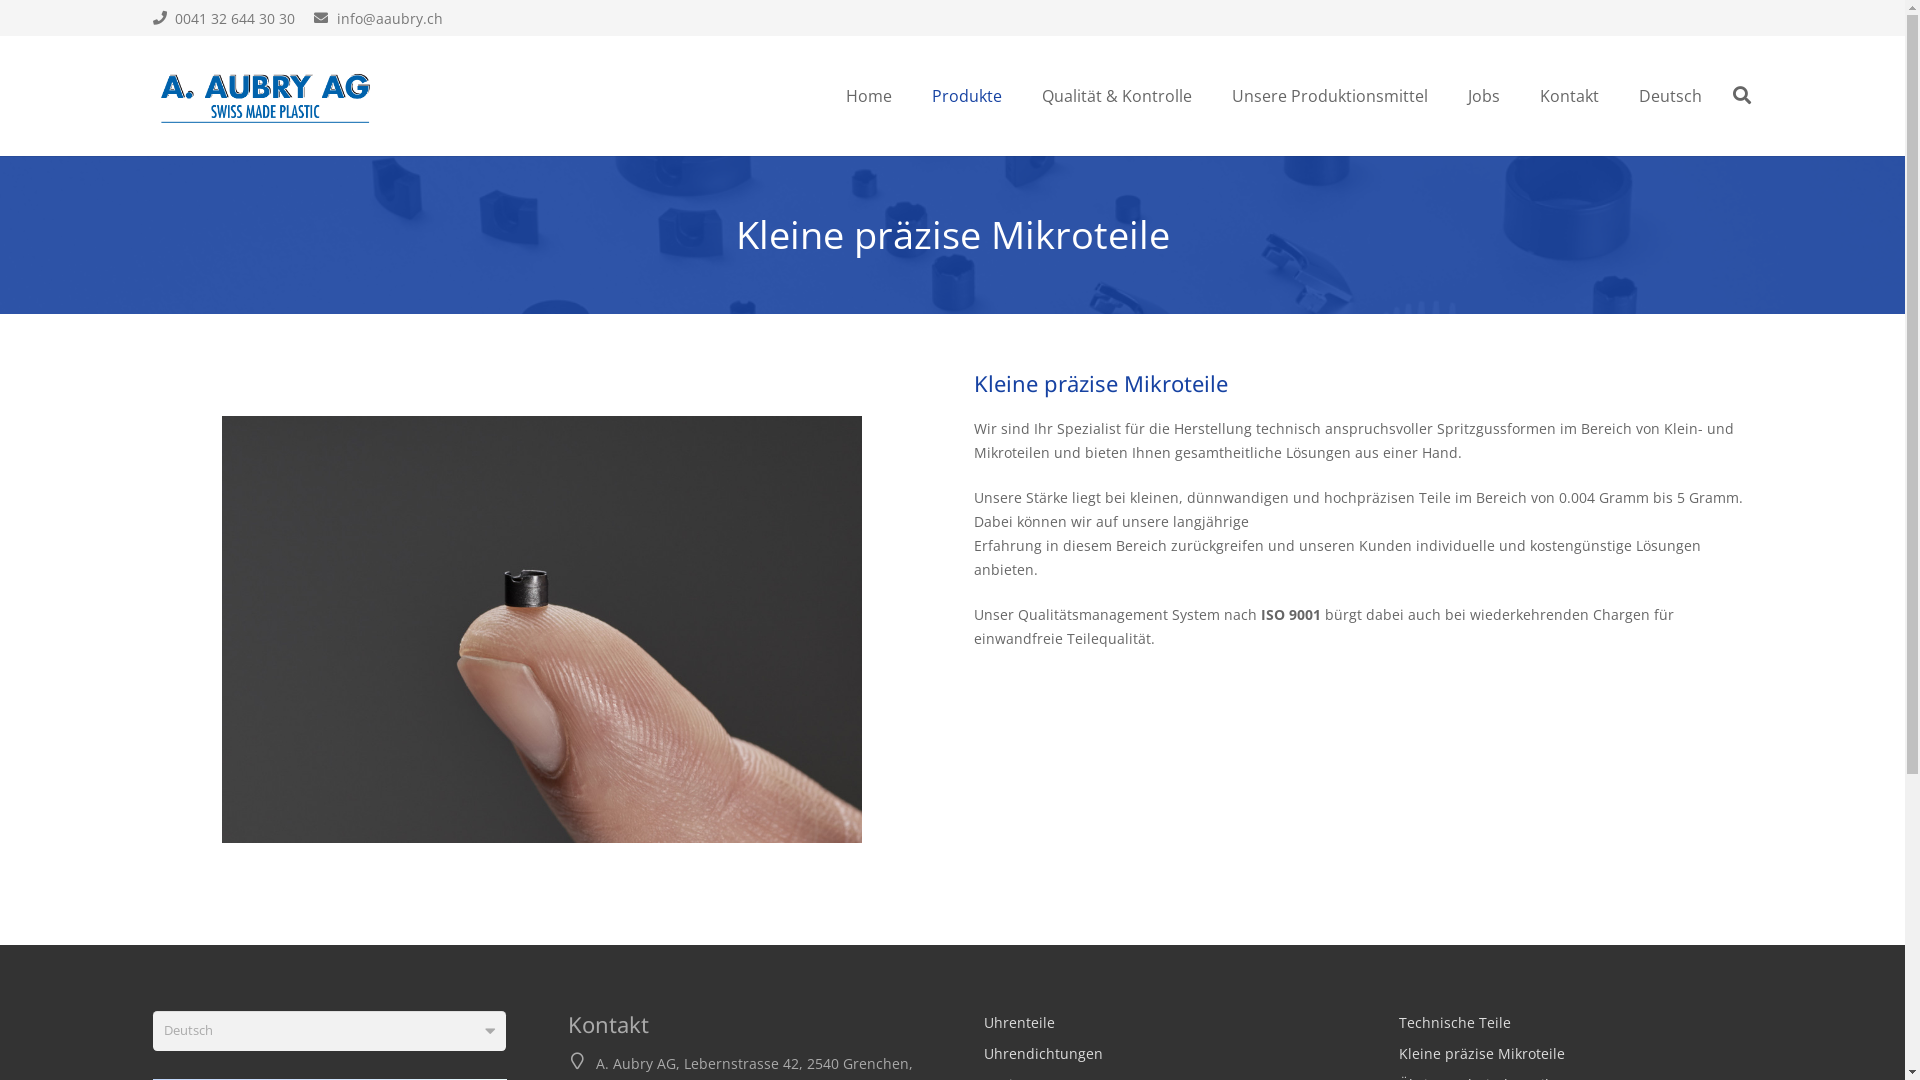  I want to click on 'Unsere Produktionsmittel', so click(1329, 96).